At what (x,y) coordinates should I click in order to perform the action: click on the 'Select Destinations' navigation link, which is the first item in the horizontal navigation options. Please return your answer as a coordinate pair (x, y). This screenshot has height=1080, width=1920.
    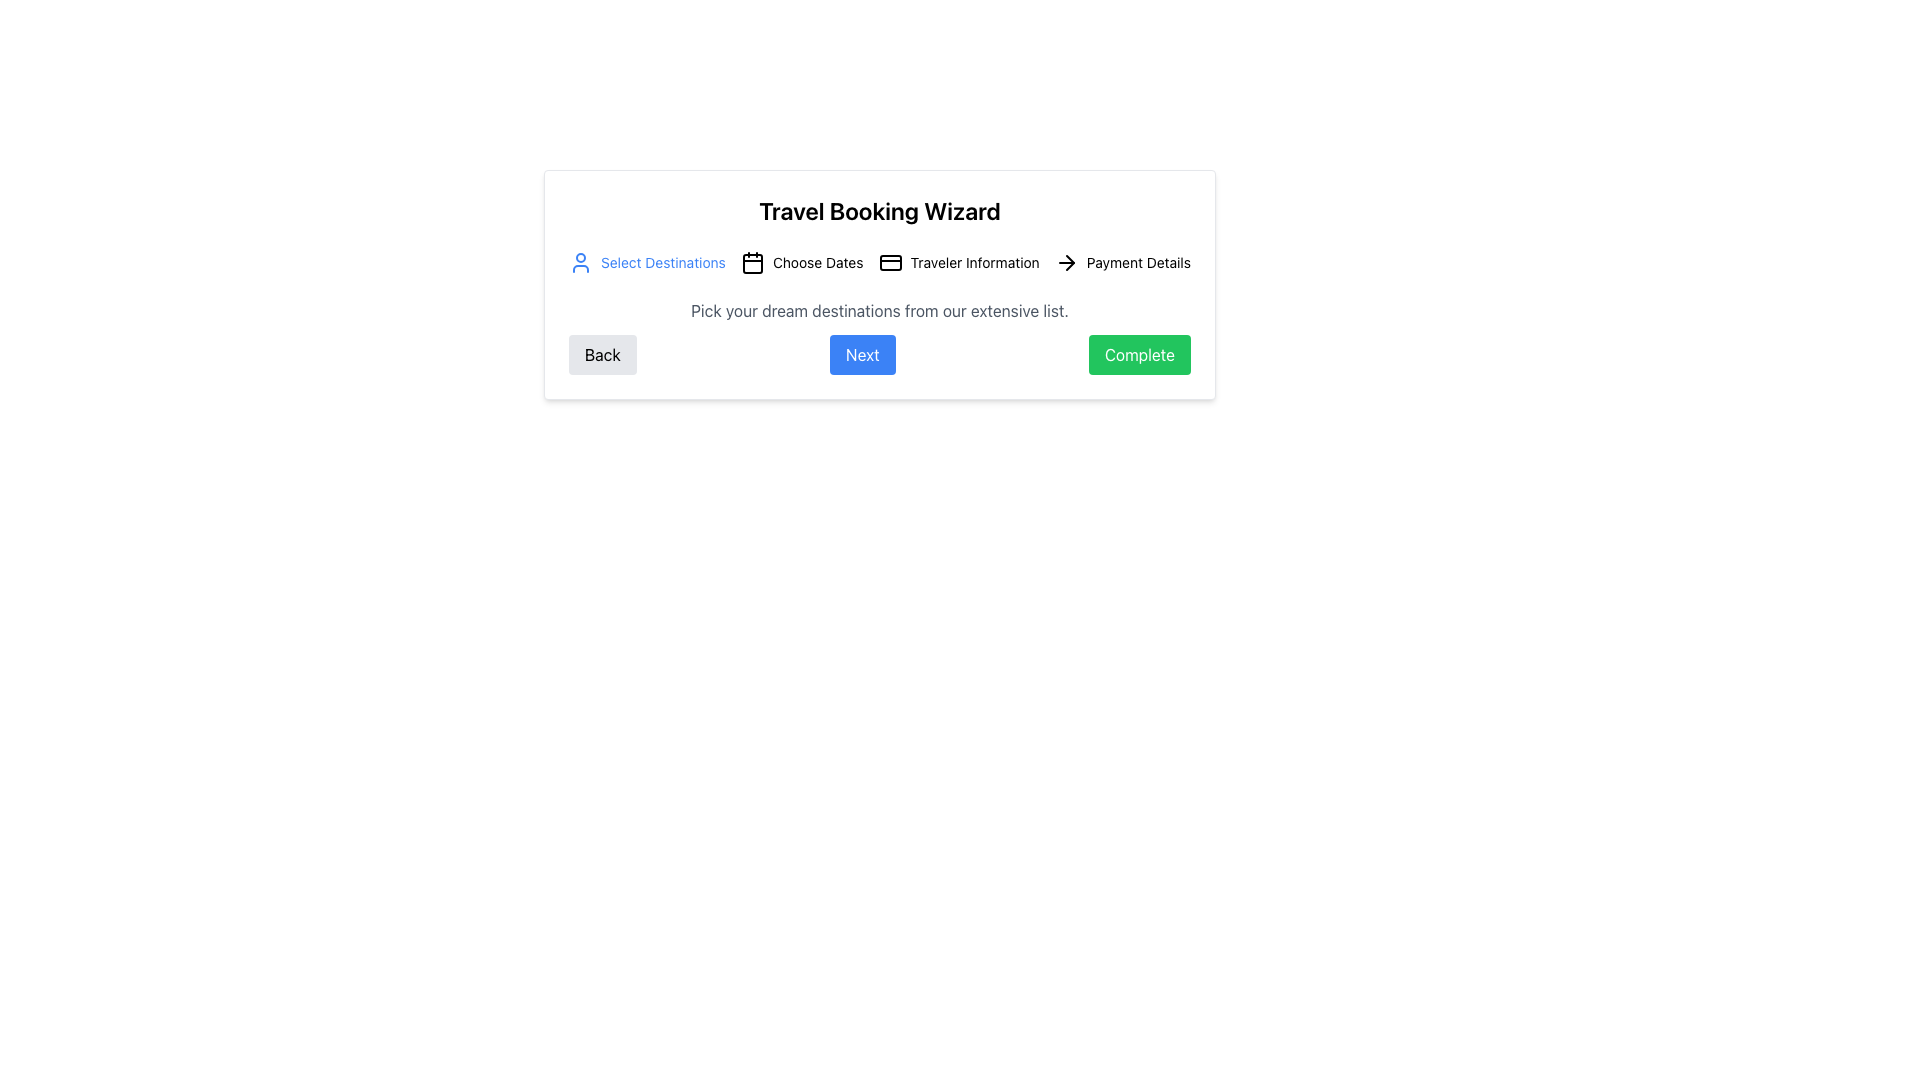
    Looking at the image, I should click on (647, 261).